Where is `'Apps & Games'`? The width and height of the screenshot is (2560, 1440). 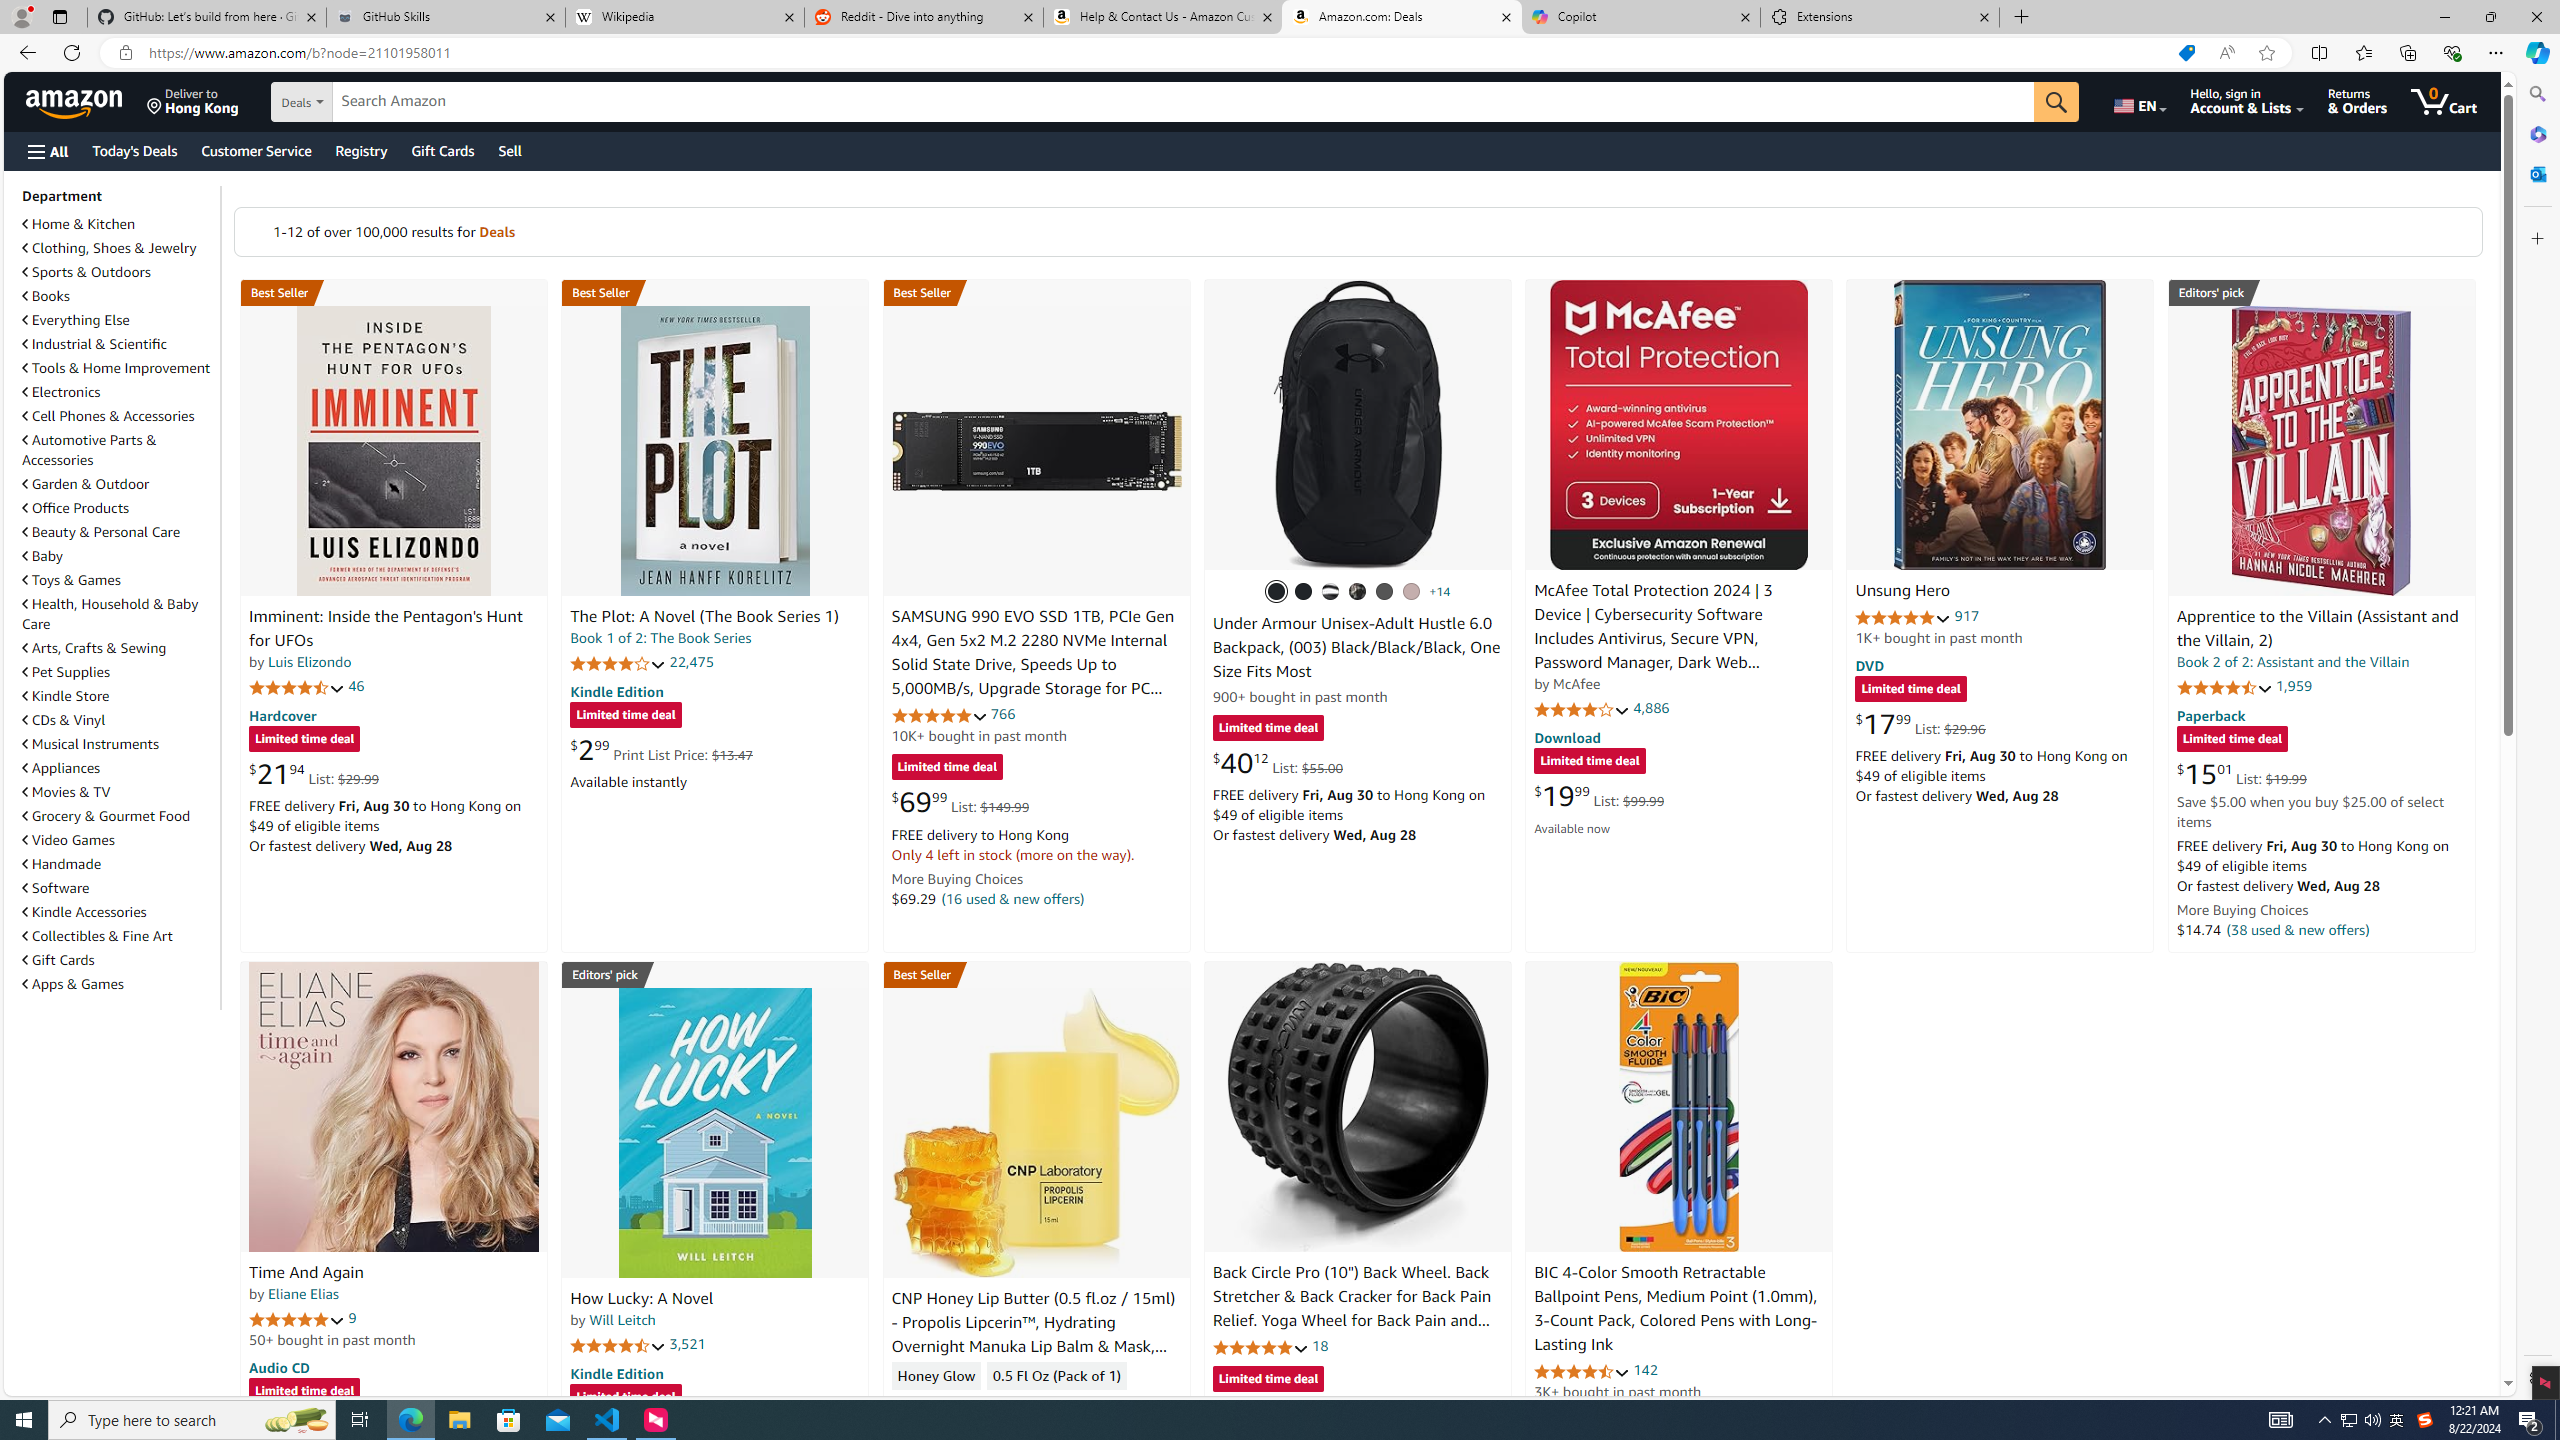
'Apps & Games' is located at coordinates (72, 984).